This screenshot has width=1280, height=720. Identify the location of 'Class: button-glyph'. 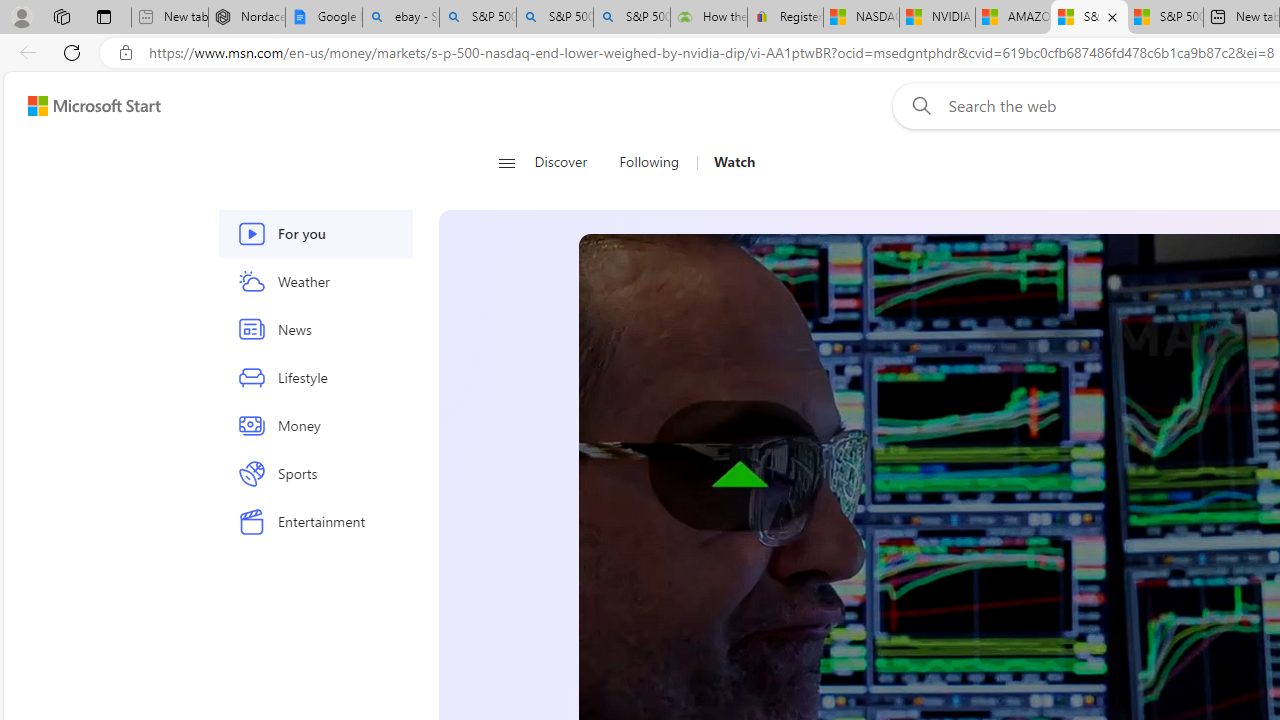
(506, 162).